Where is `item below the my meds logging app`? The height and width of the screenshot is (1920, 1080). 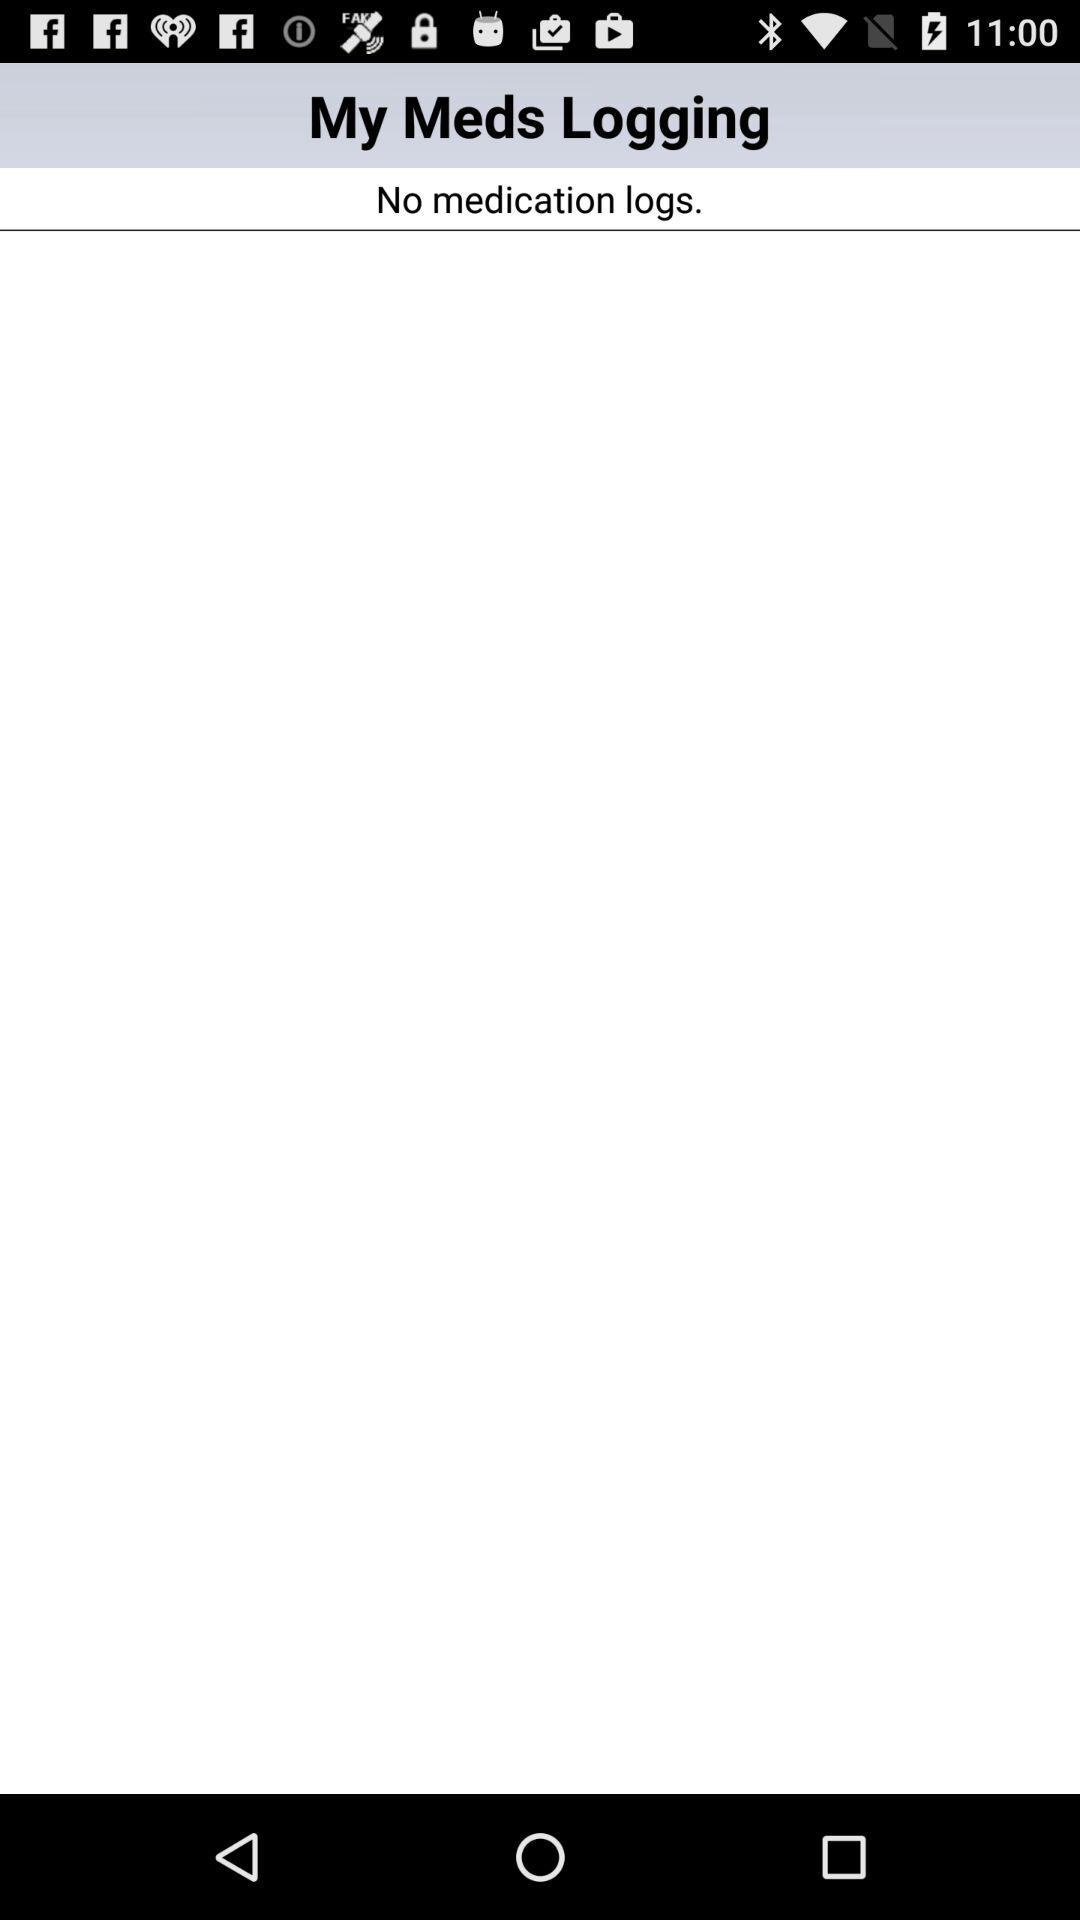
item below the my meds logging app is located at coordinates (538, 198).